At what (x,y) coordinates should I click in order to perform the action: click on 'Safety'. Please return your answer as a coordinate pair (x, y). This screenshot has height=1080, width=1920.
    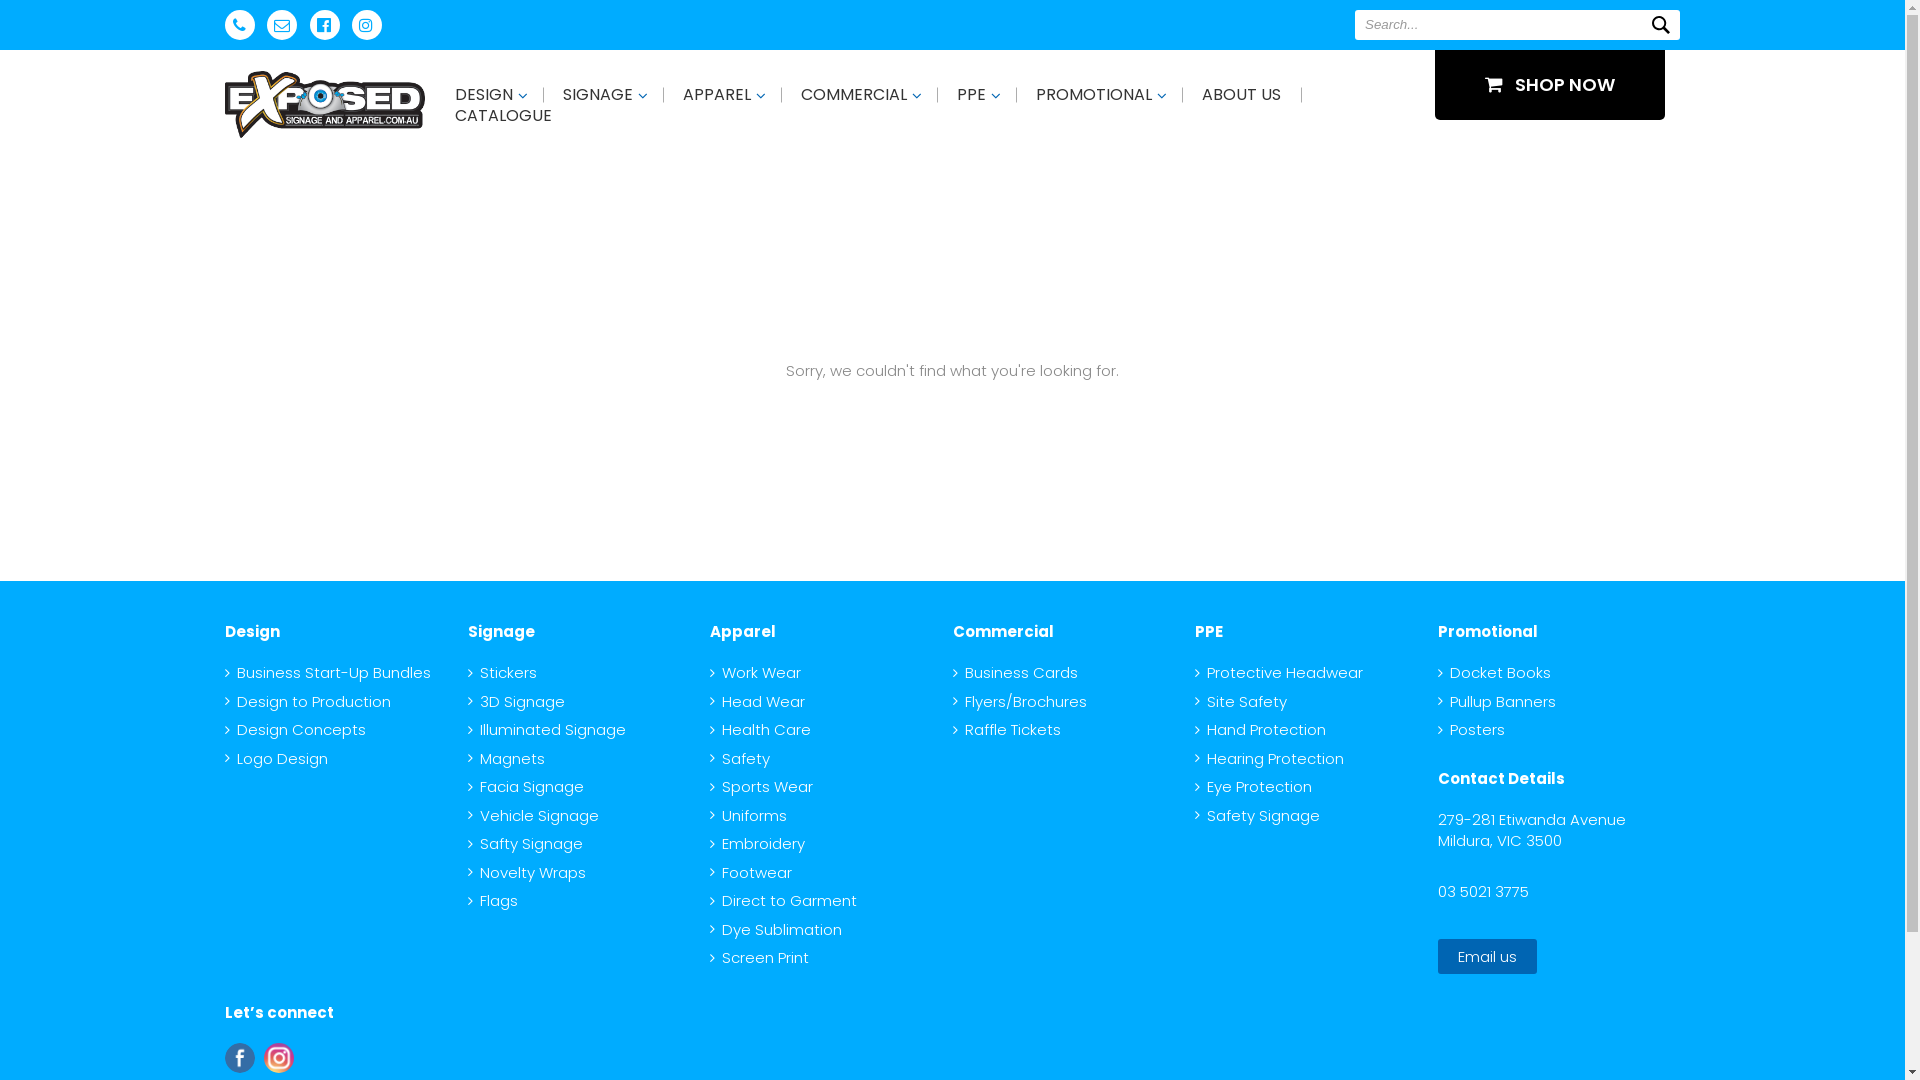
    Looking at the image, I should click on (738, 758).